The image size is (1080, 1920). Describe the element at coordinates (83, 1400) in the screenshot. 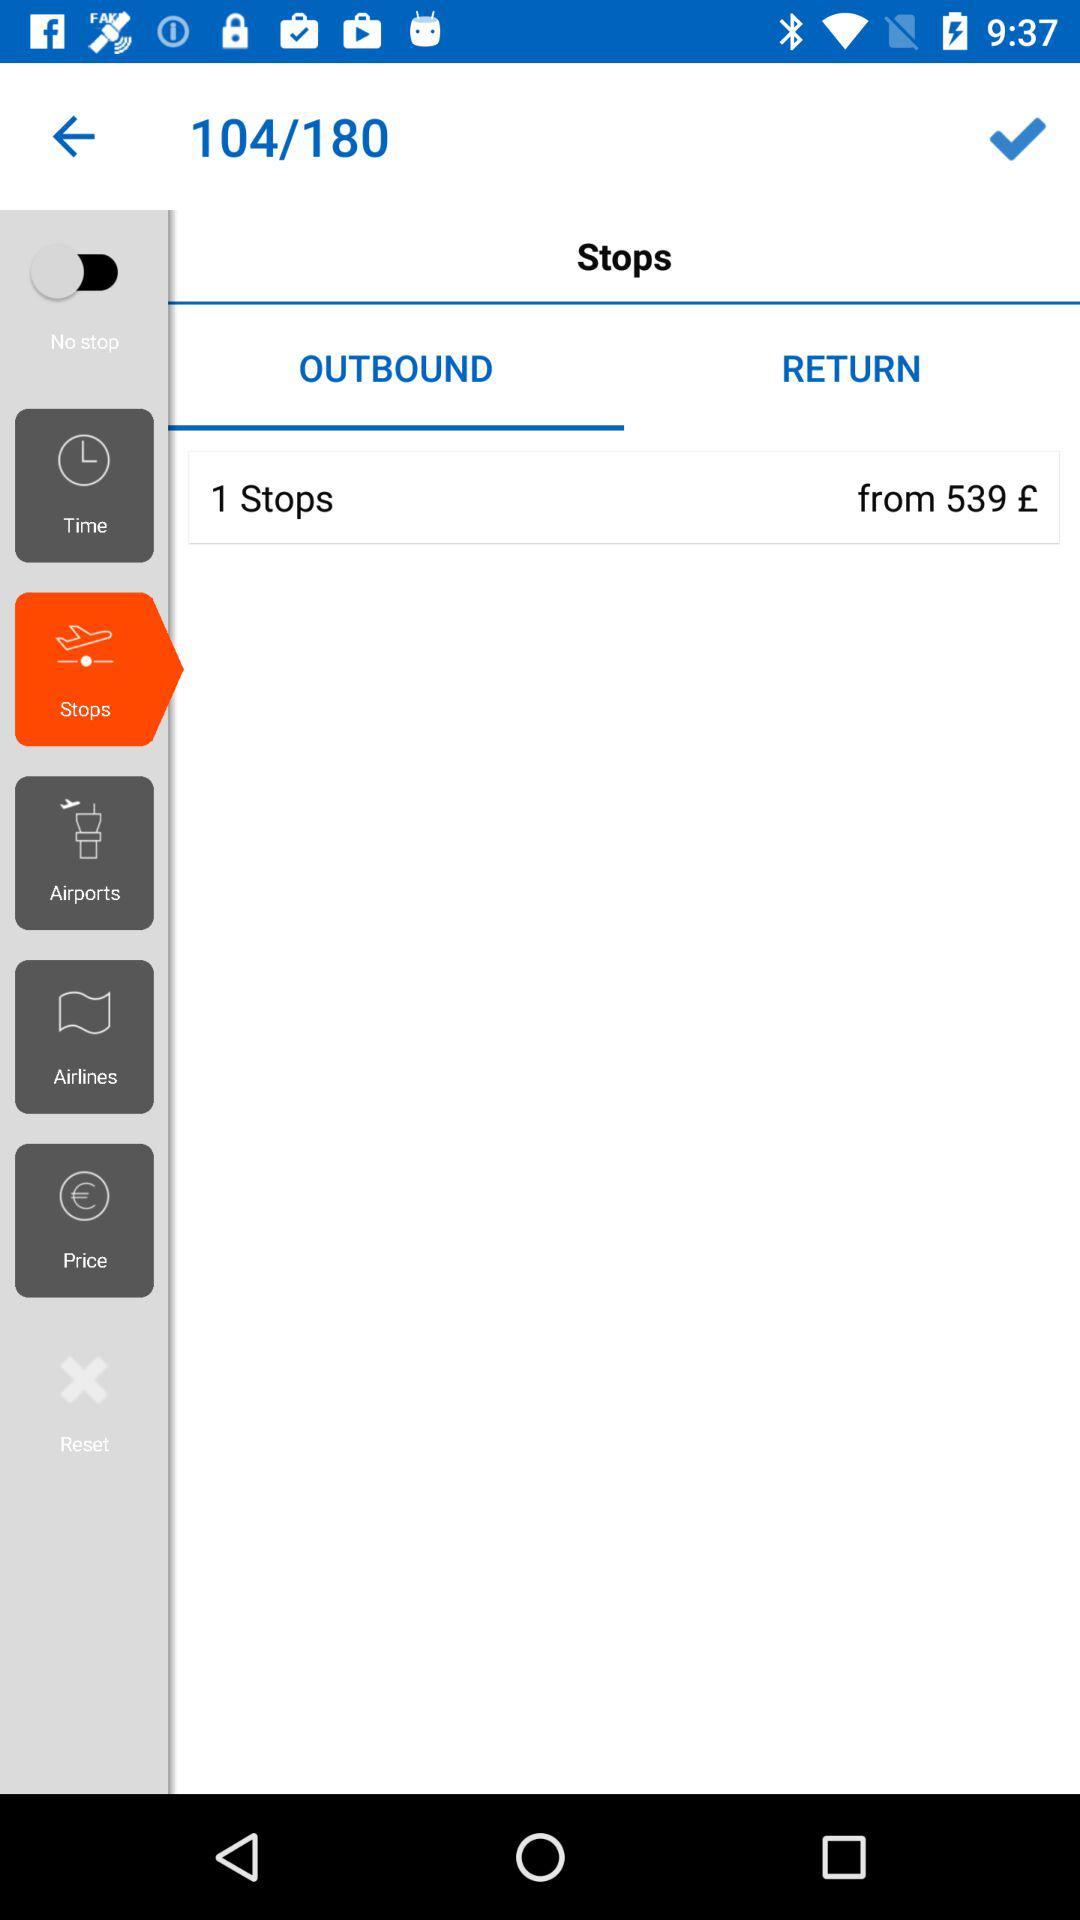

I see `page` at that location.